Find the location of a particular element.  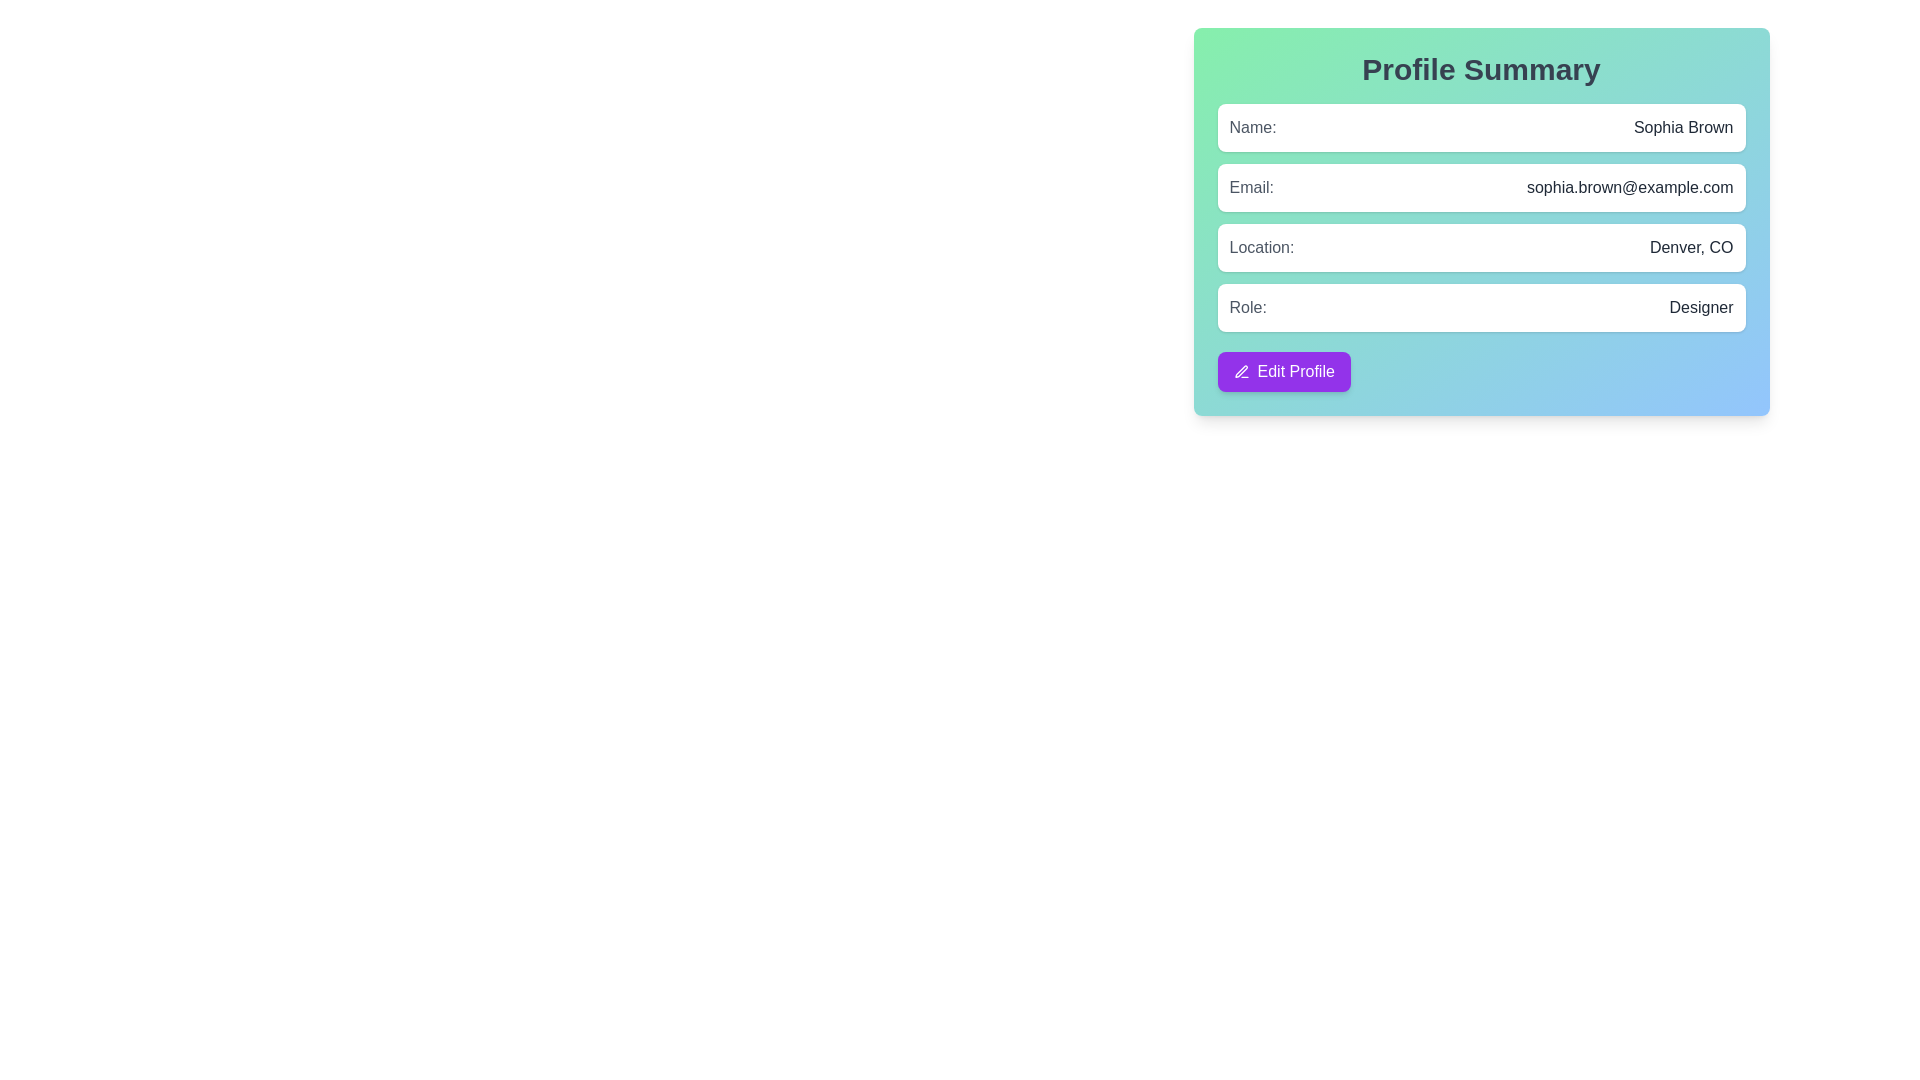

the static text label displaying the name 'Sophia Brown', which is styled in gray and located within the 'Profile Summary' panel, right next to the 'Name:' label is located at coordinates (1682, 127).